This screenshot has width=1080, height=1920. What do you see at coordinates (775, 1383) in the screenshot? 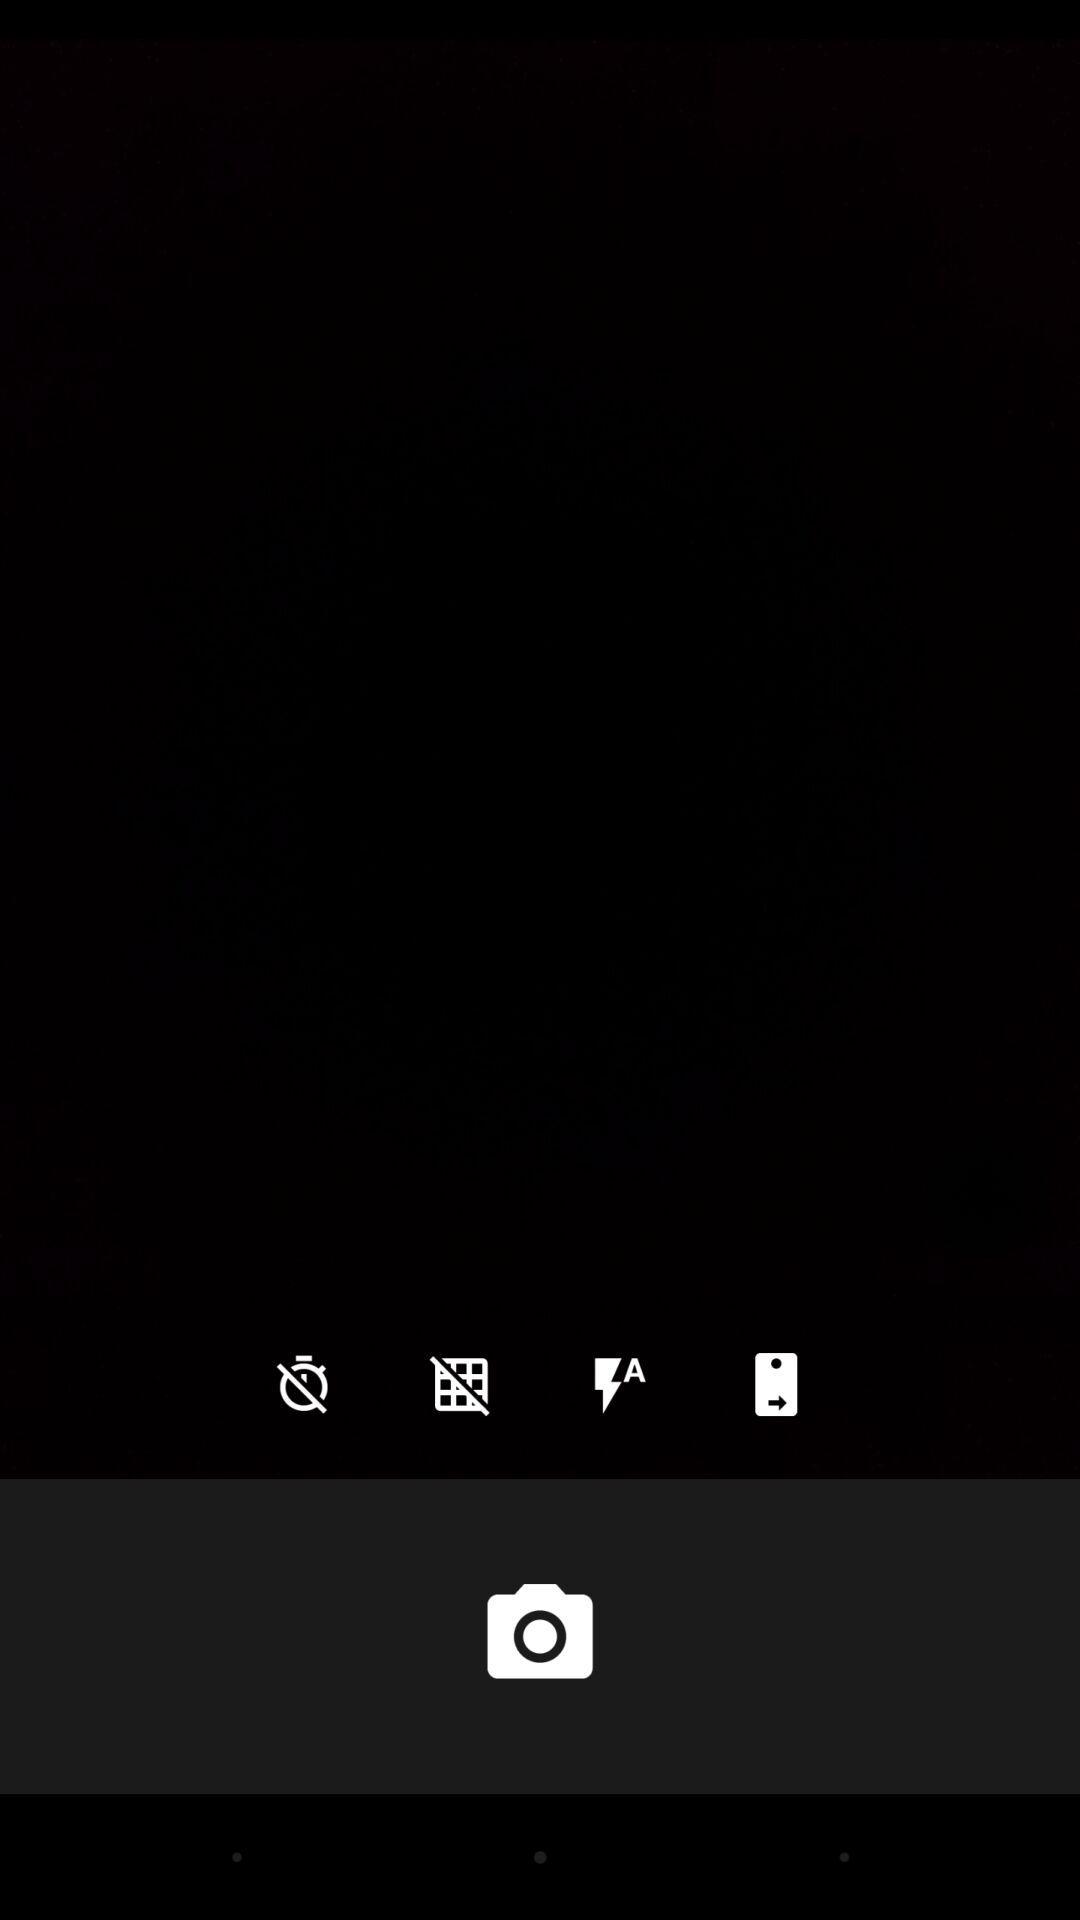
I see `item at the bottom right corner` at bounding box center [775, 1383].